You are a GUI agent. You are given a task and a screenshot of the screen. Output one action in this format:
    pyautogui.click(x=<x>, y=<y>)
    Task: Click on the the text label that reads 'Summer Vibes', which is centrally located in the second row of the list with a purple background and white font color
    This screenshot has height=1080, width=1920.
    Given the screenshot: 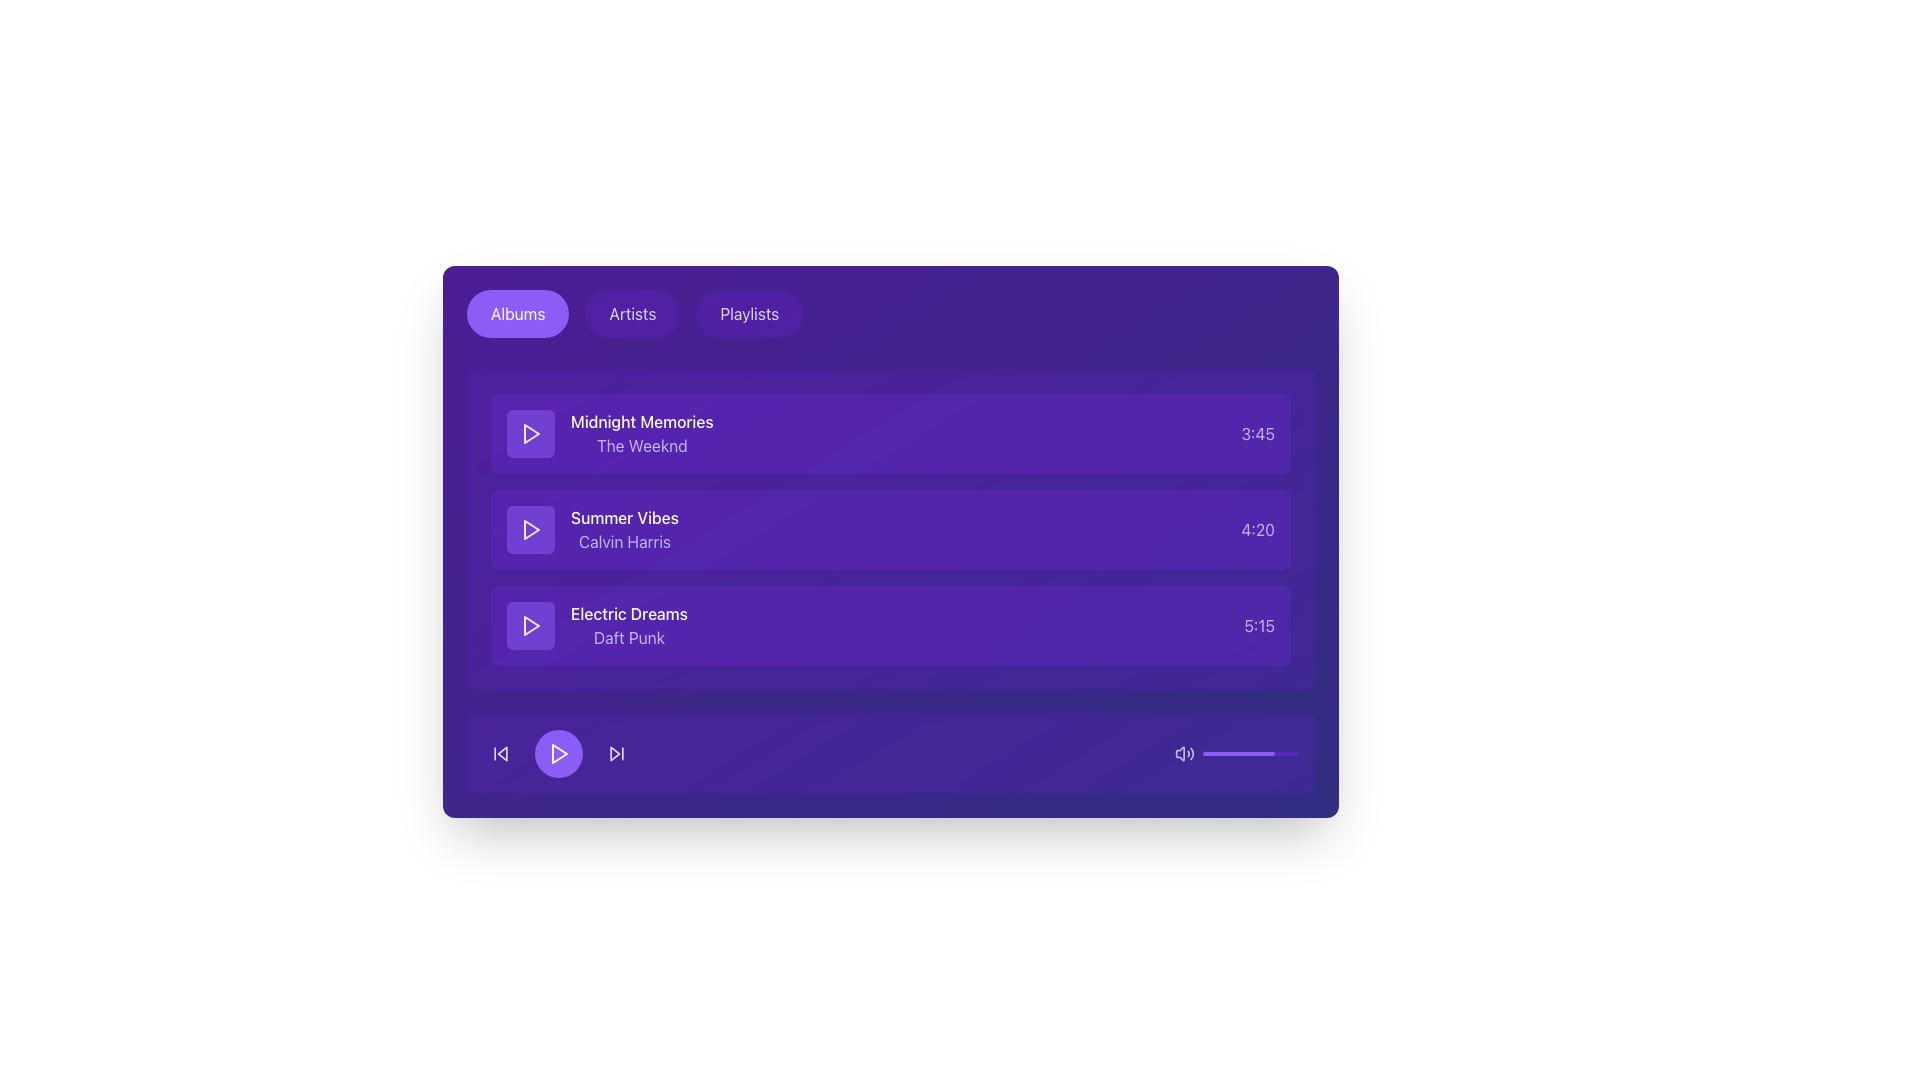 What is the action you would take?
    pyautogui.click(x=623, y=516)
    